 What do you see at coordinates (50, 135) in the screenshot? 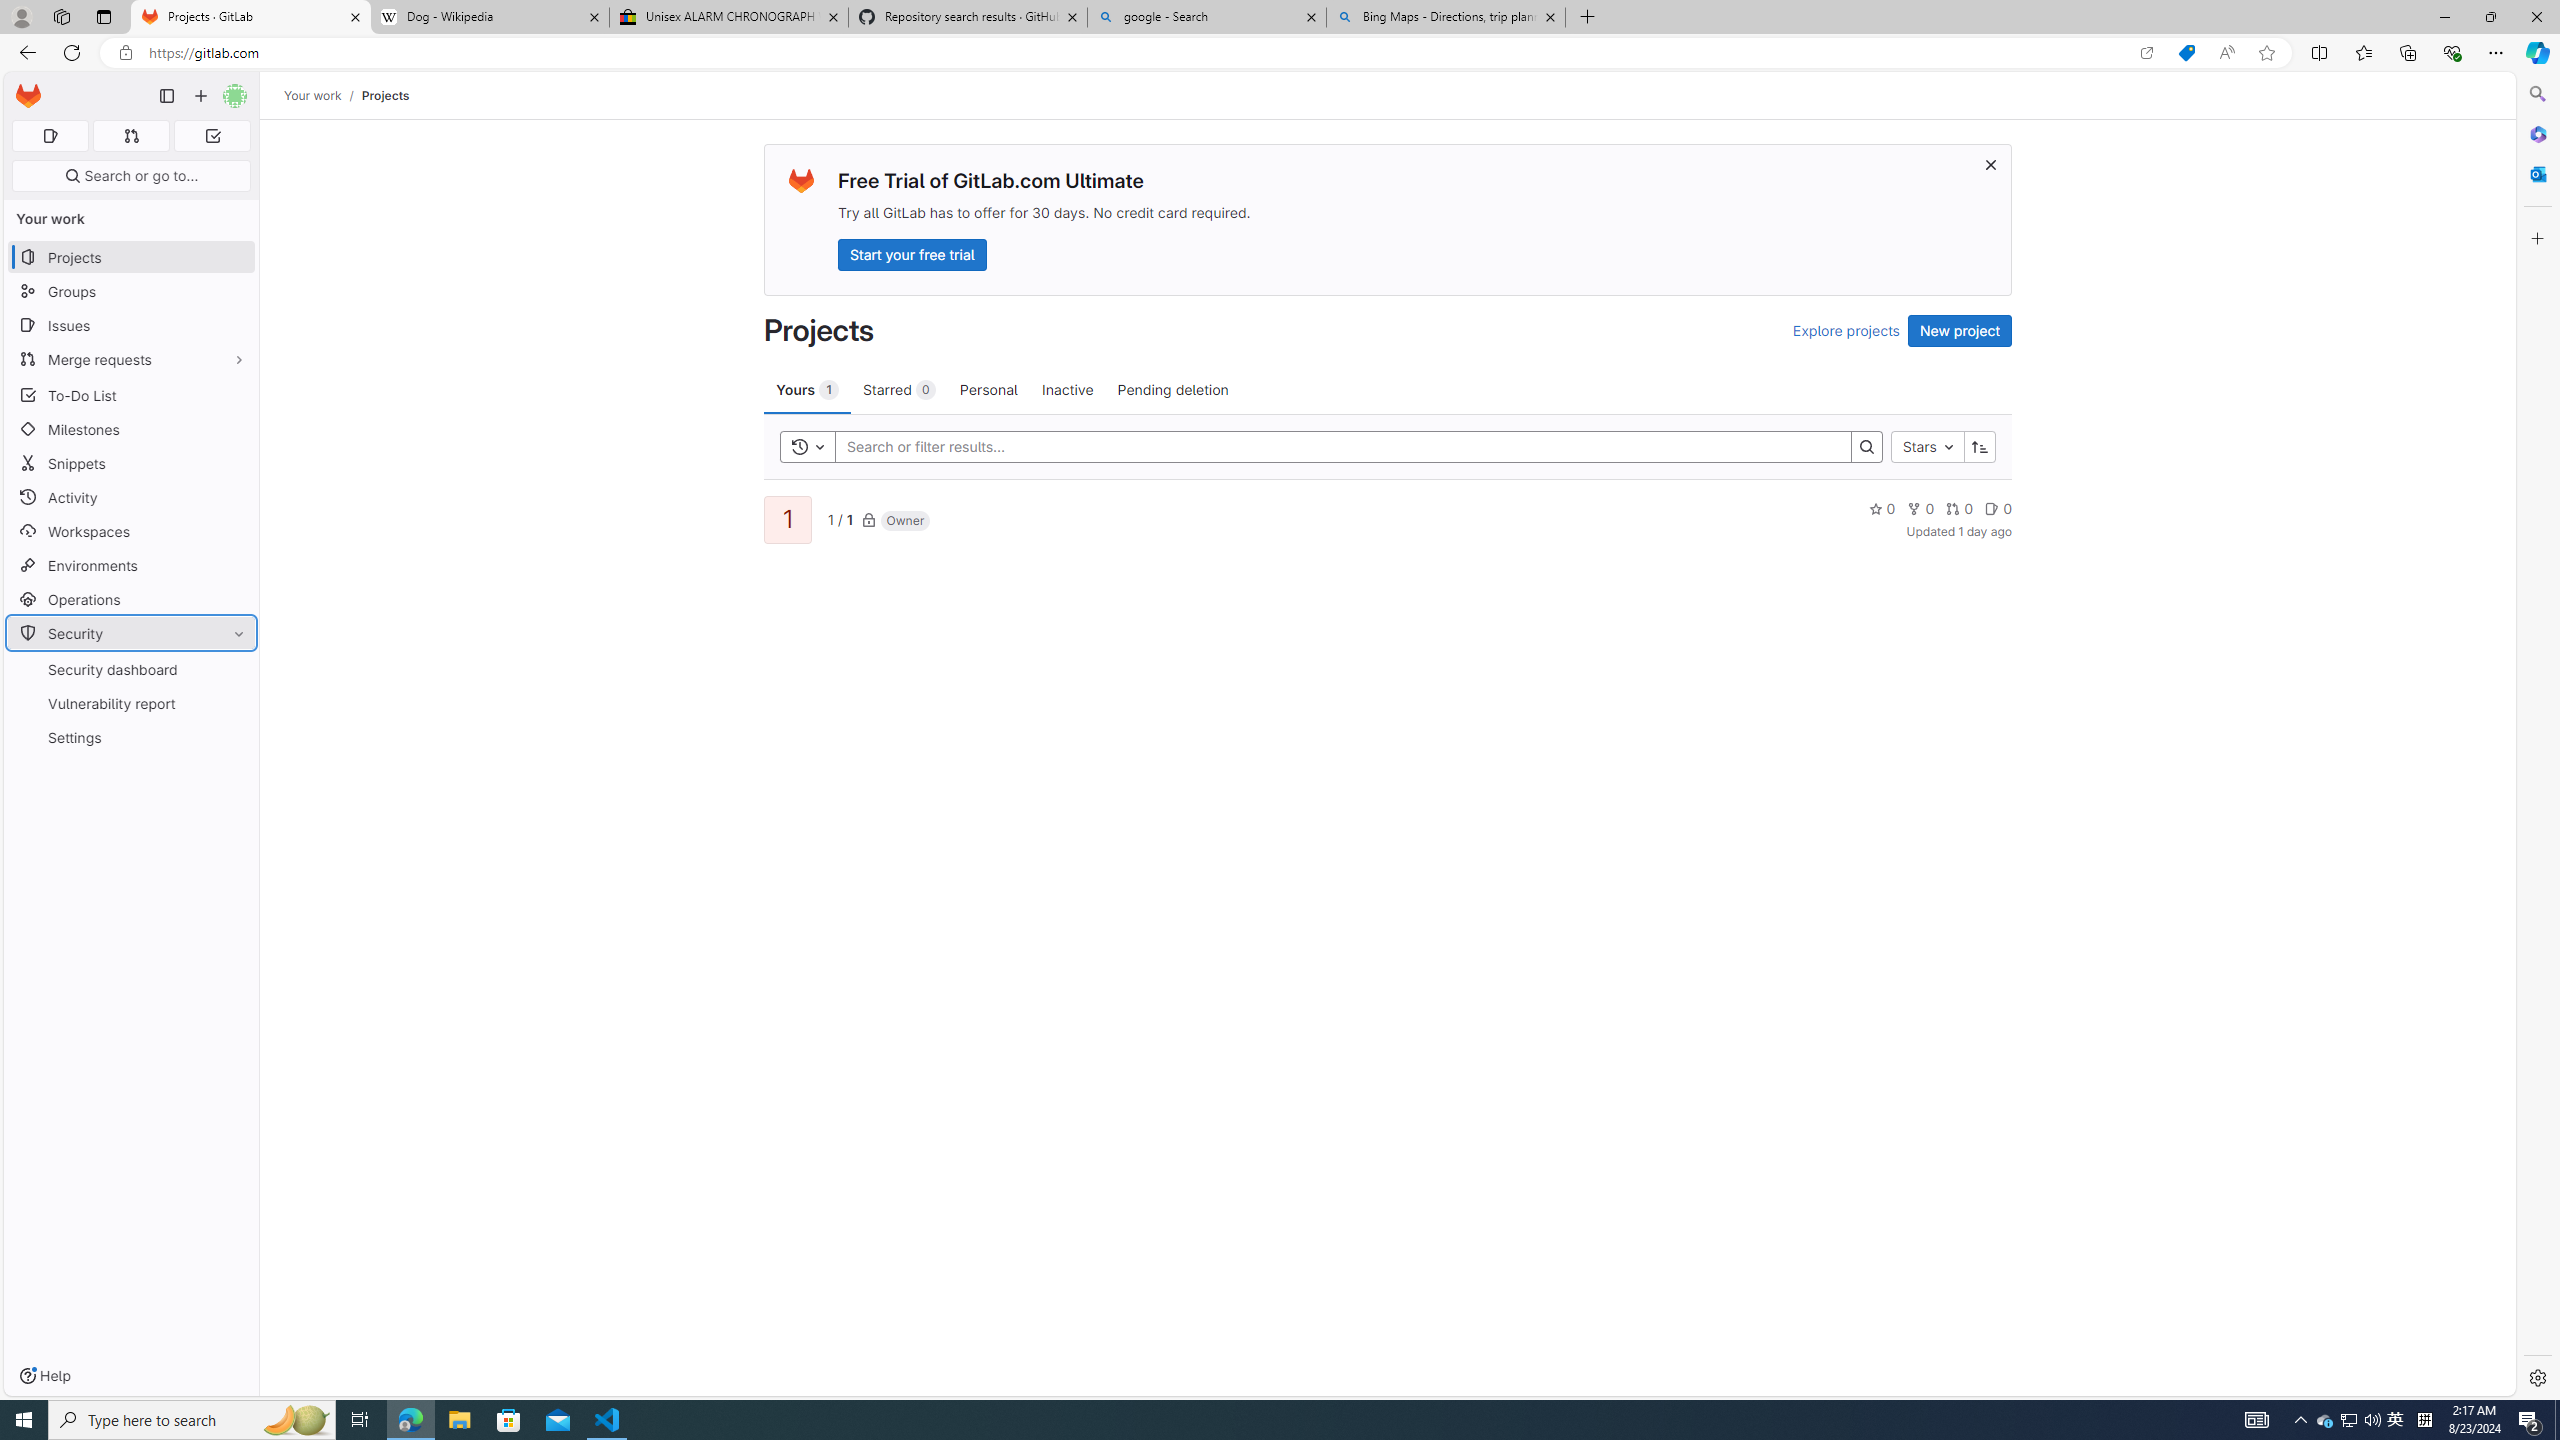
I see `'Assigned issues 0'` at bounding box center [50, 135].